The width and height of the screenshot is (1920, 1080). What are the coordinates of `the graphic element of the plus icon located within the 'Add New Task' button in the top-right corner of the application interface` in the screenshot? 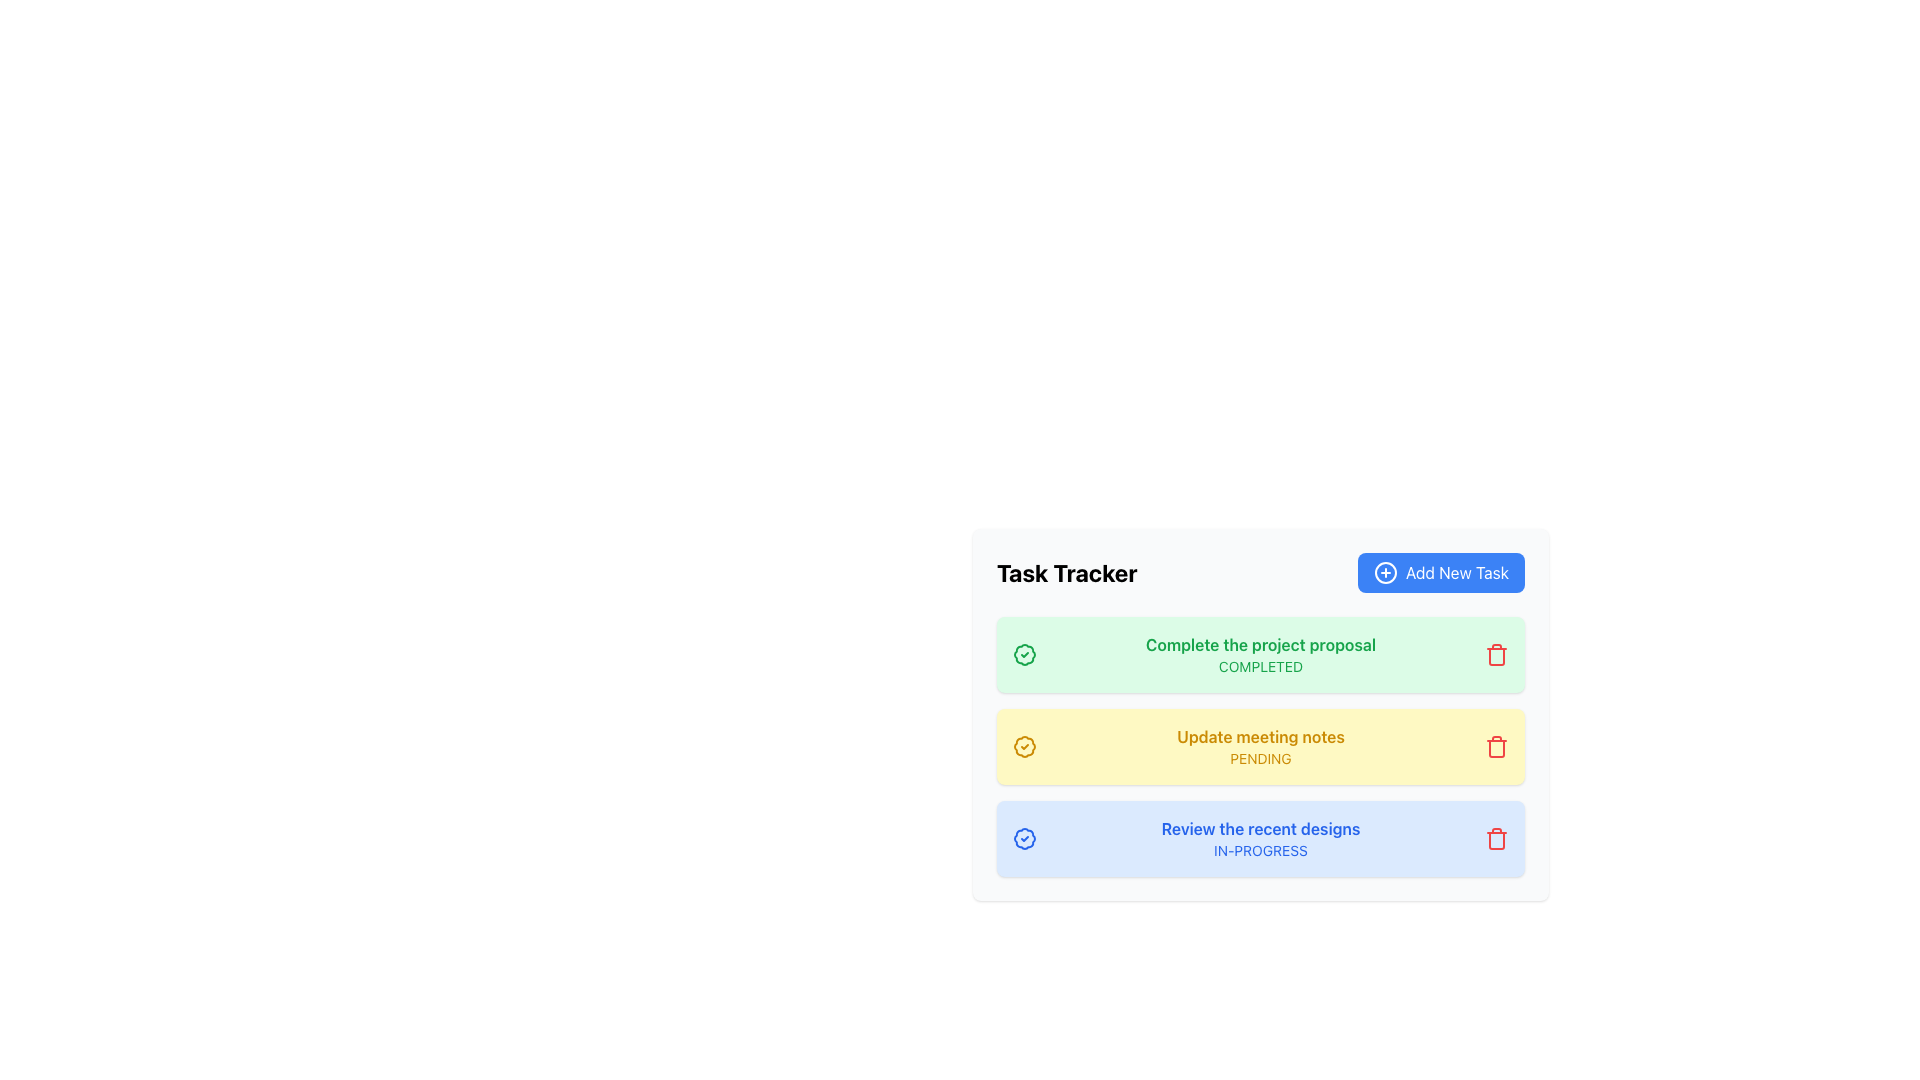 It's located at (1385, 573).